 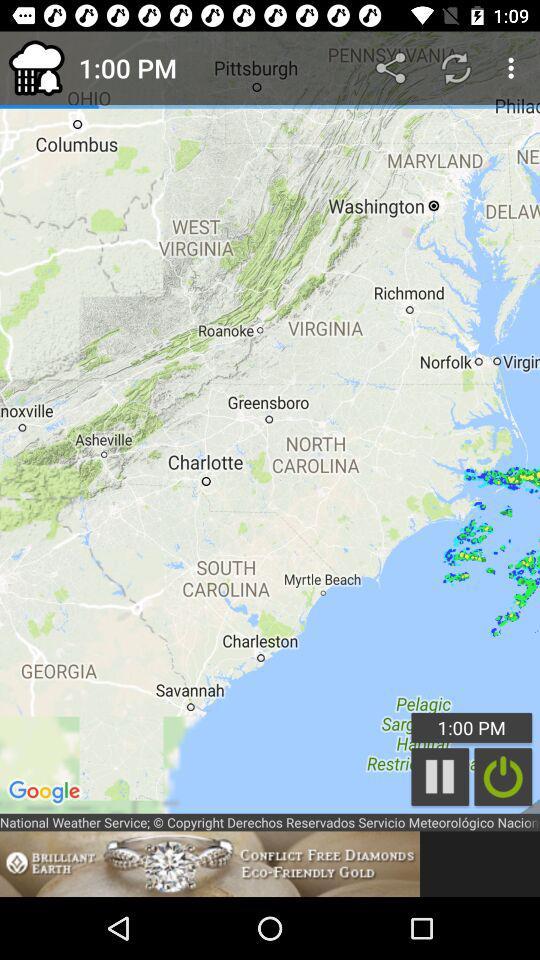 I want to click on playing the current file, so click(x=440, y=776).